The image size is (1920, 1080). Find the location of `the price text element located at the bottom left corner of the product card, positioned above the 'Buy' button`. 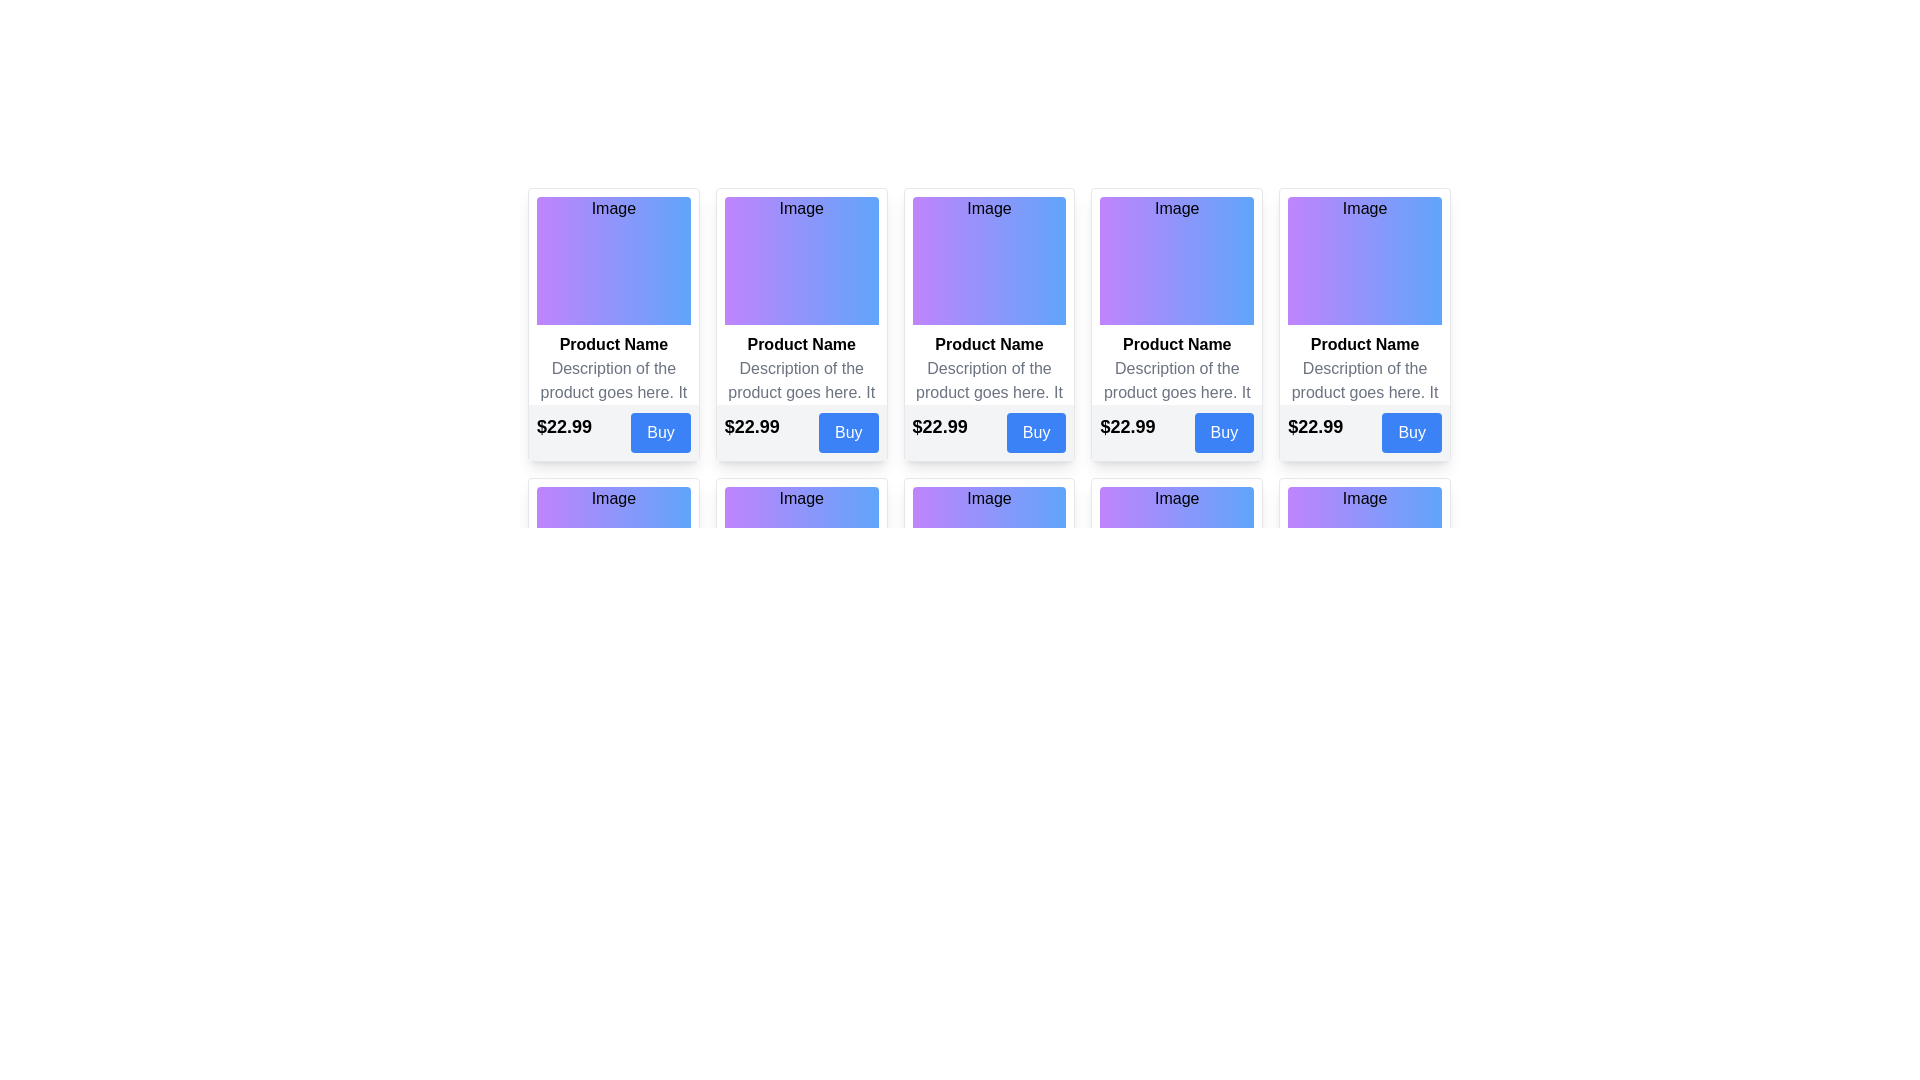

the price text element located at the bottom left corner of the product card, positioned above the 'Buy' button is located at coordinates (1315, 431).